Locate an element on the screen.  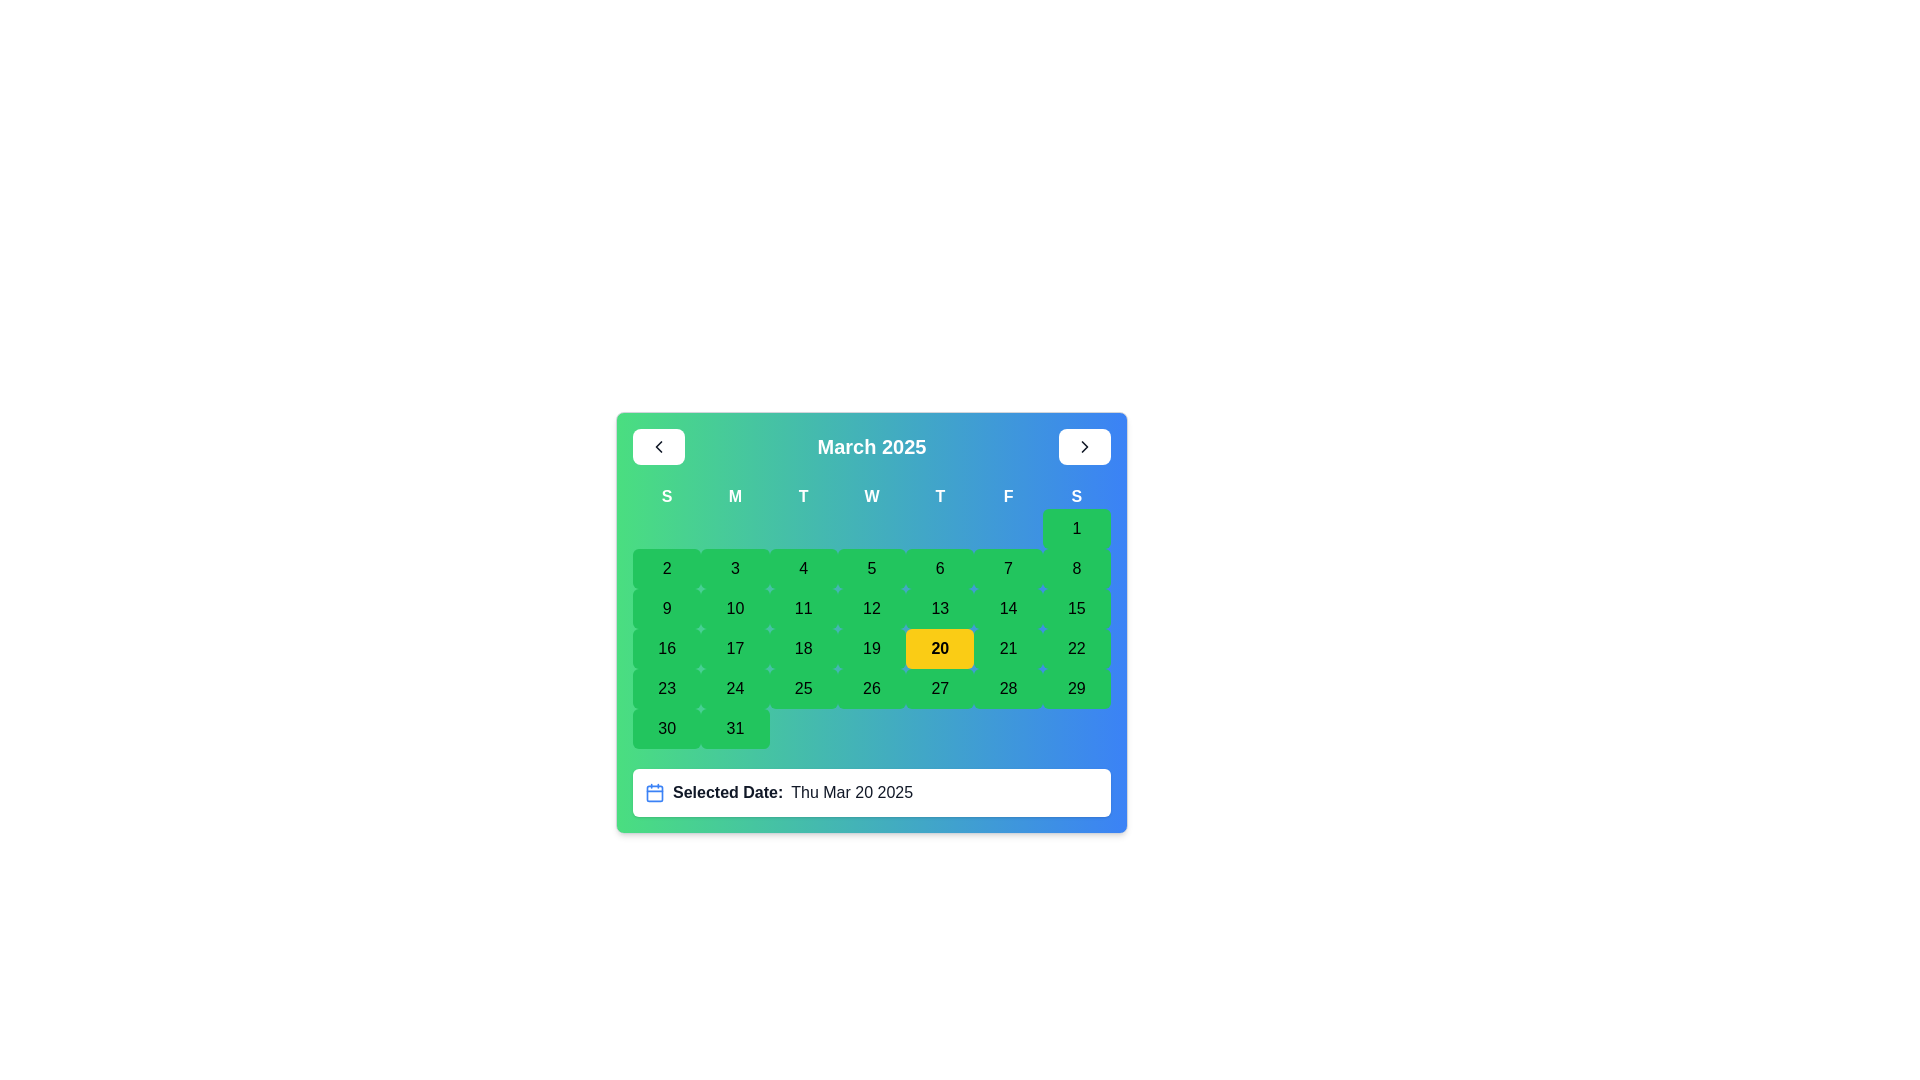
the button representing the date 21 in the calendar interface is located at coordinates (1008, 648).